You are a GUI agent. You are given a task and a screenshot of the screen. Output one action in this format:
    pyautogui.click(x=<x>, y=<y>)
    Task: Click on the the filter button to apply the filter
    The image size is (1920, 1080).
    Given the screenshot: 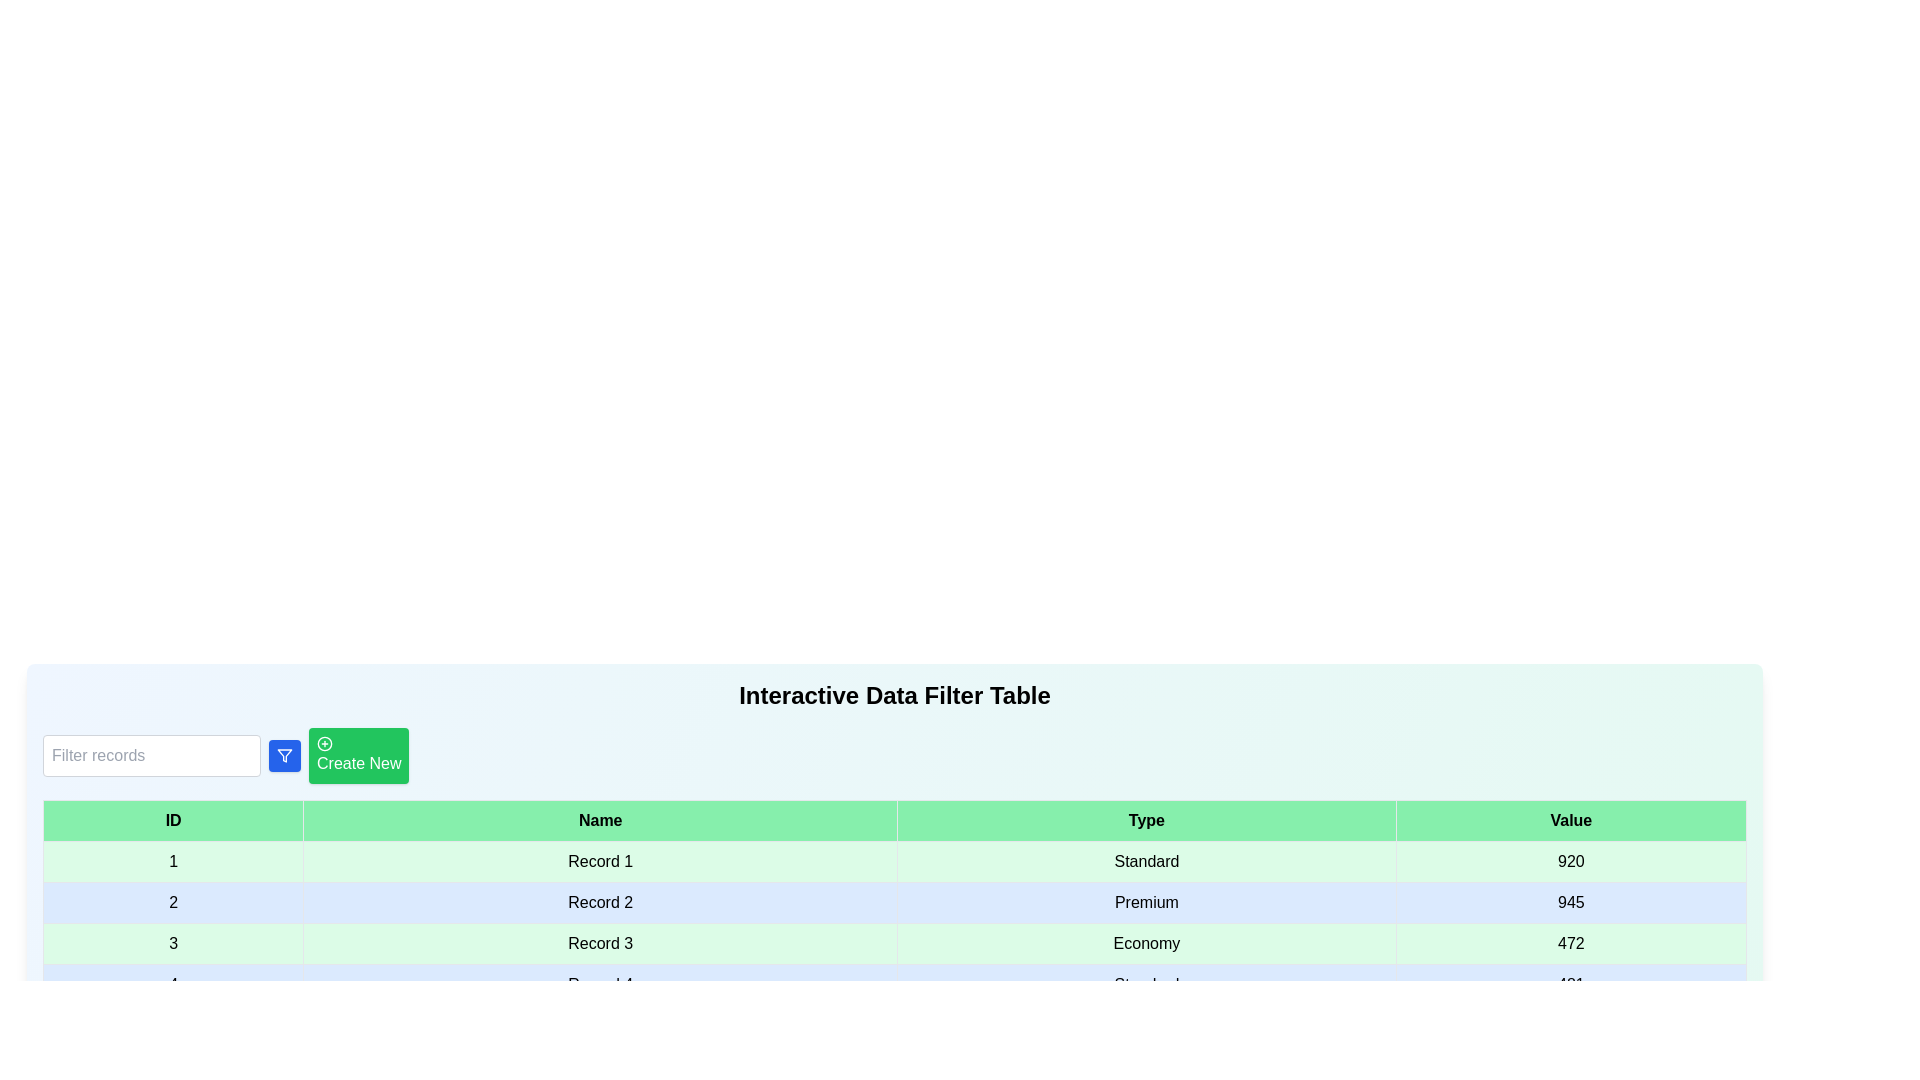 What is the action you would take?
    pyautogui.click(x=283, y=756)
    